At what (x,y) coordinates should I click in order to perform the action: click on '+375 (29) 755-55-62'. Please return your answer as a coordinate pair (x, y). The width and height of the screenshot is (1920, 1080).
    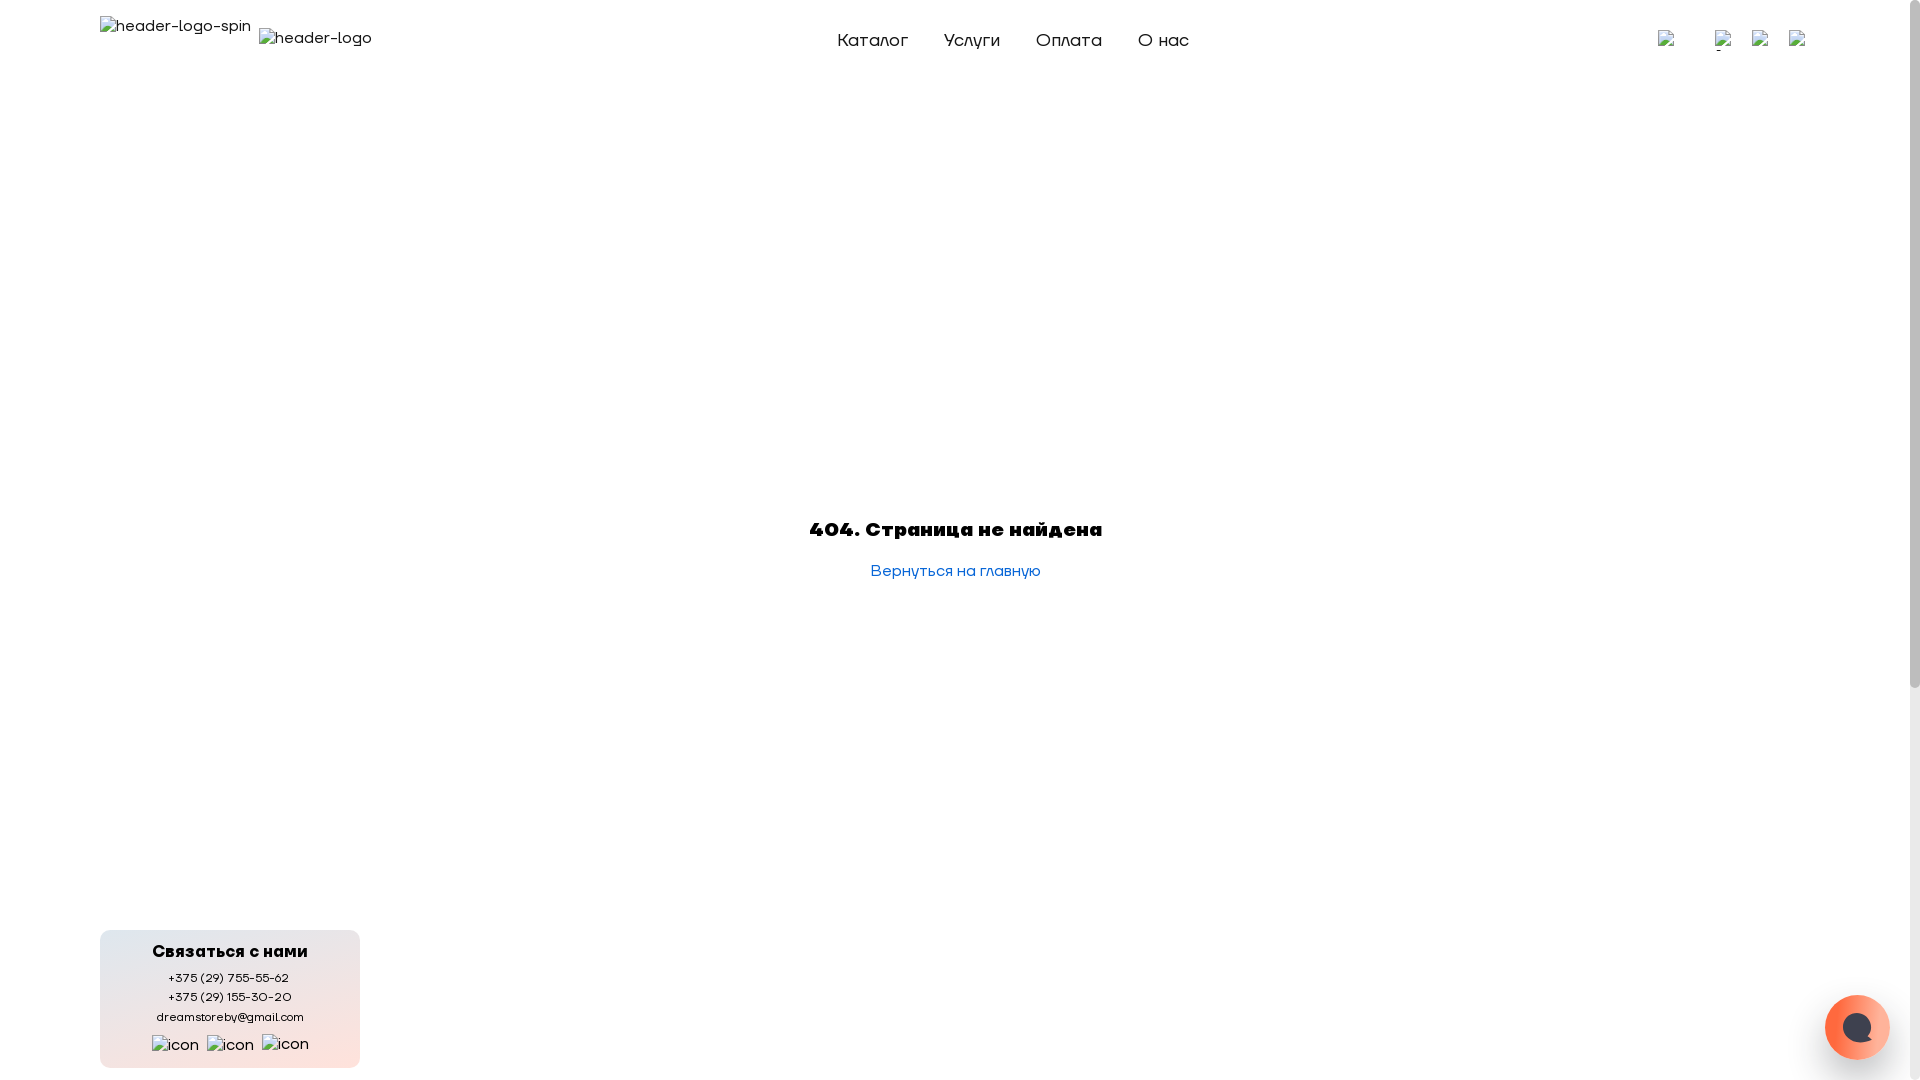
    Looking at the image, I should click on (230, 977).